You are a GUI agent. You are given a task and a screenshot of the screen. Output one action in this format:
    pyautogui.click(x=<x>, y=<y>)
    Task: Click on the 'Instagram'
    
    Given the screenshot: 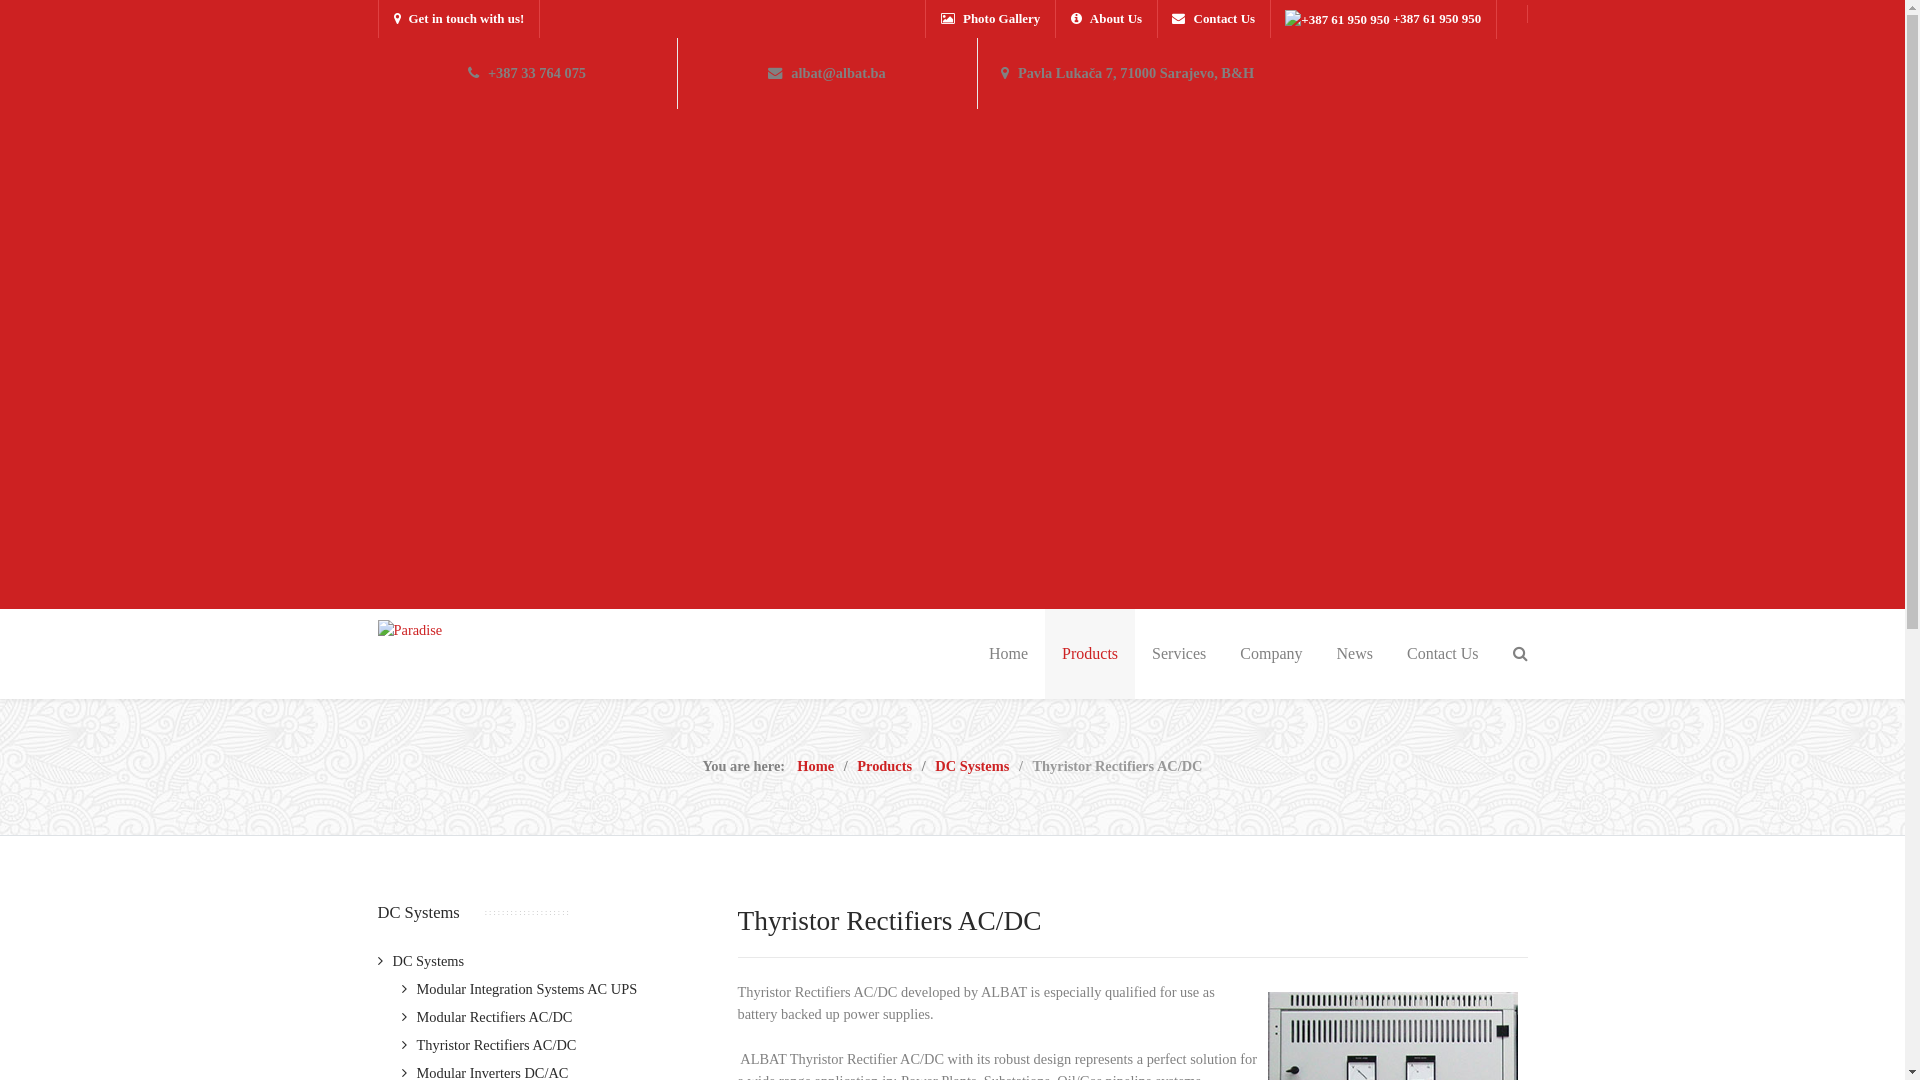 What is the action you would take?
    pyautogui.click(x=1509, y=1032)
    